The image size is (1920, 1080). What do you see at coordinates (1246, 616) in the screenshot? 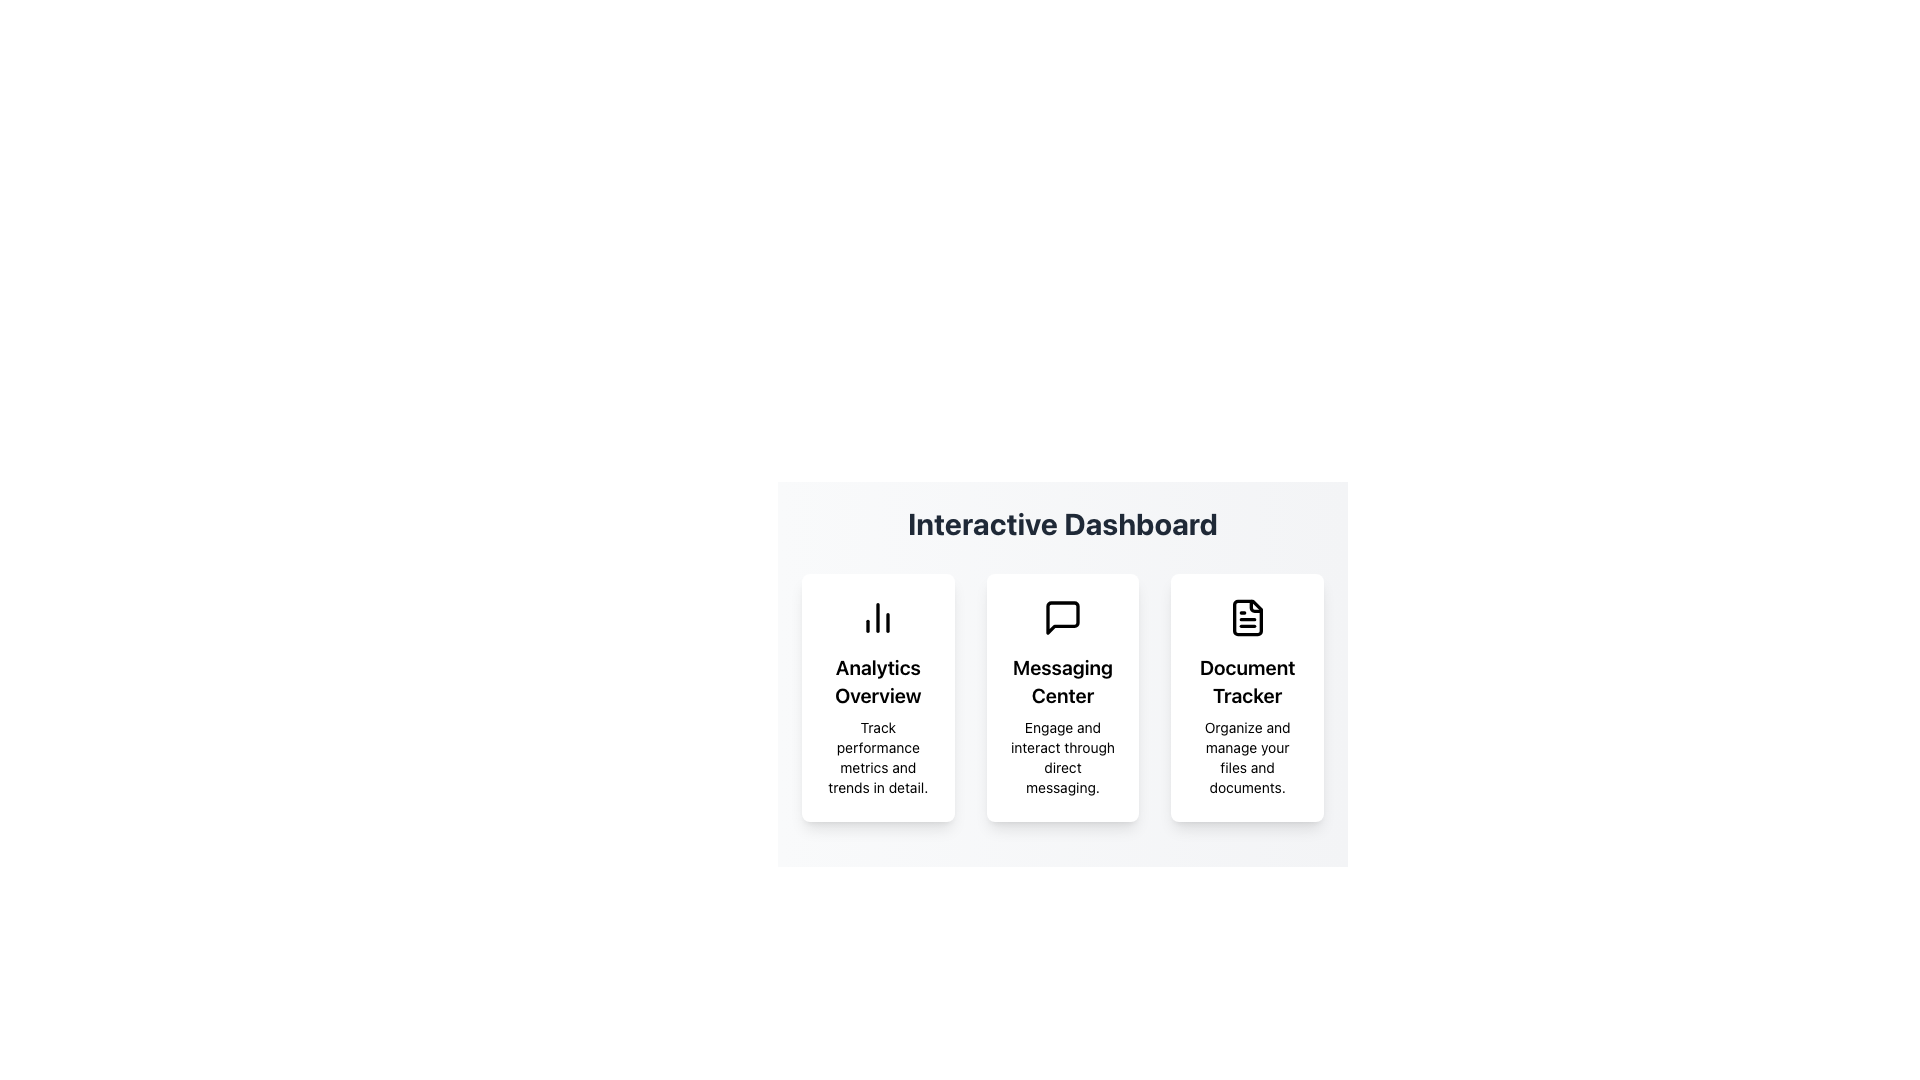
I see `the decorative icon representing document tracking located at the upper center of the third card (Document Tracker) in the middle row of the interface` at bounding box center [1246, 616].